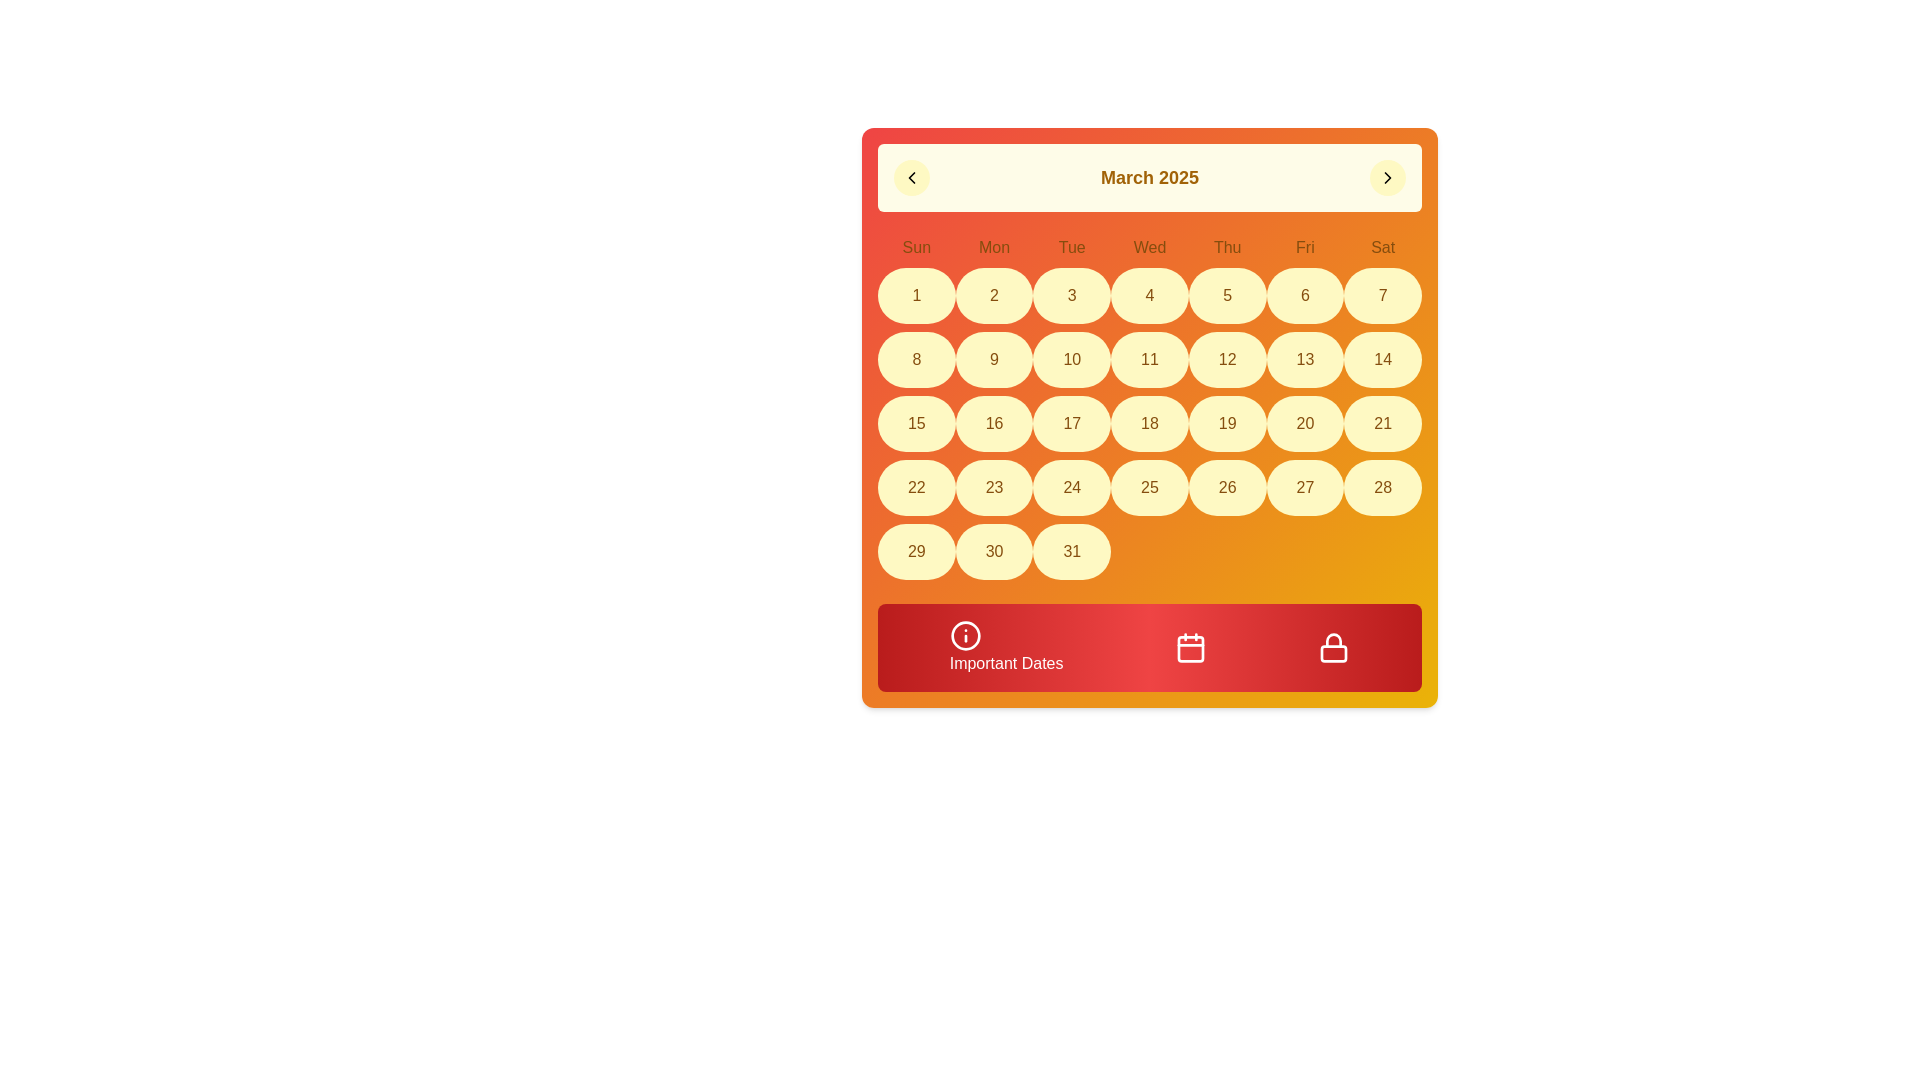 The image size is (1920, 1080). Describe the element at coordinates (1150, 407) in the screenshot. I see `the date in the calendar grid located centrally beneath the title 'March 2025'` at that location.